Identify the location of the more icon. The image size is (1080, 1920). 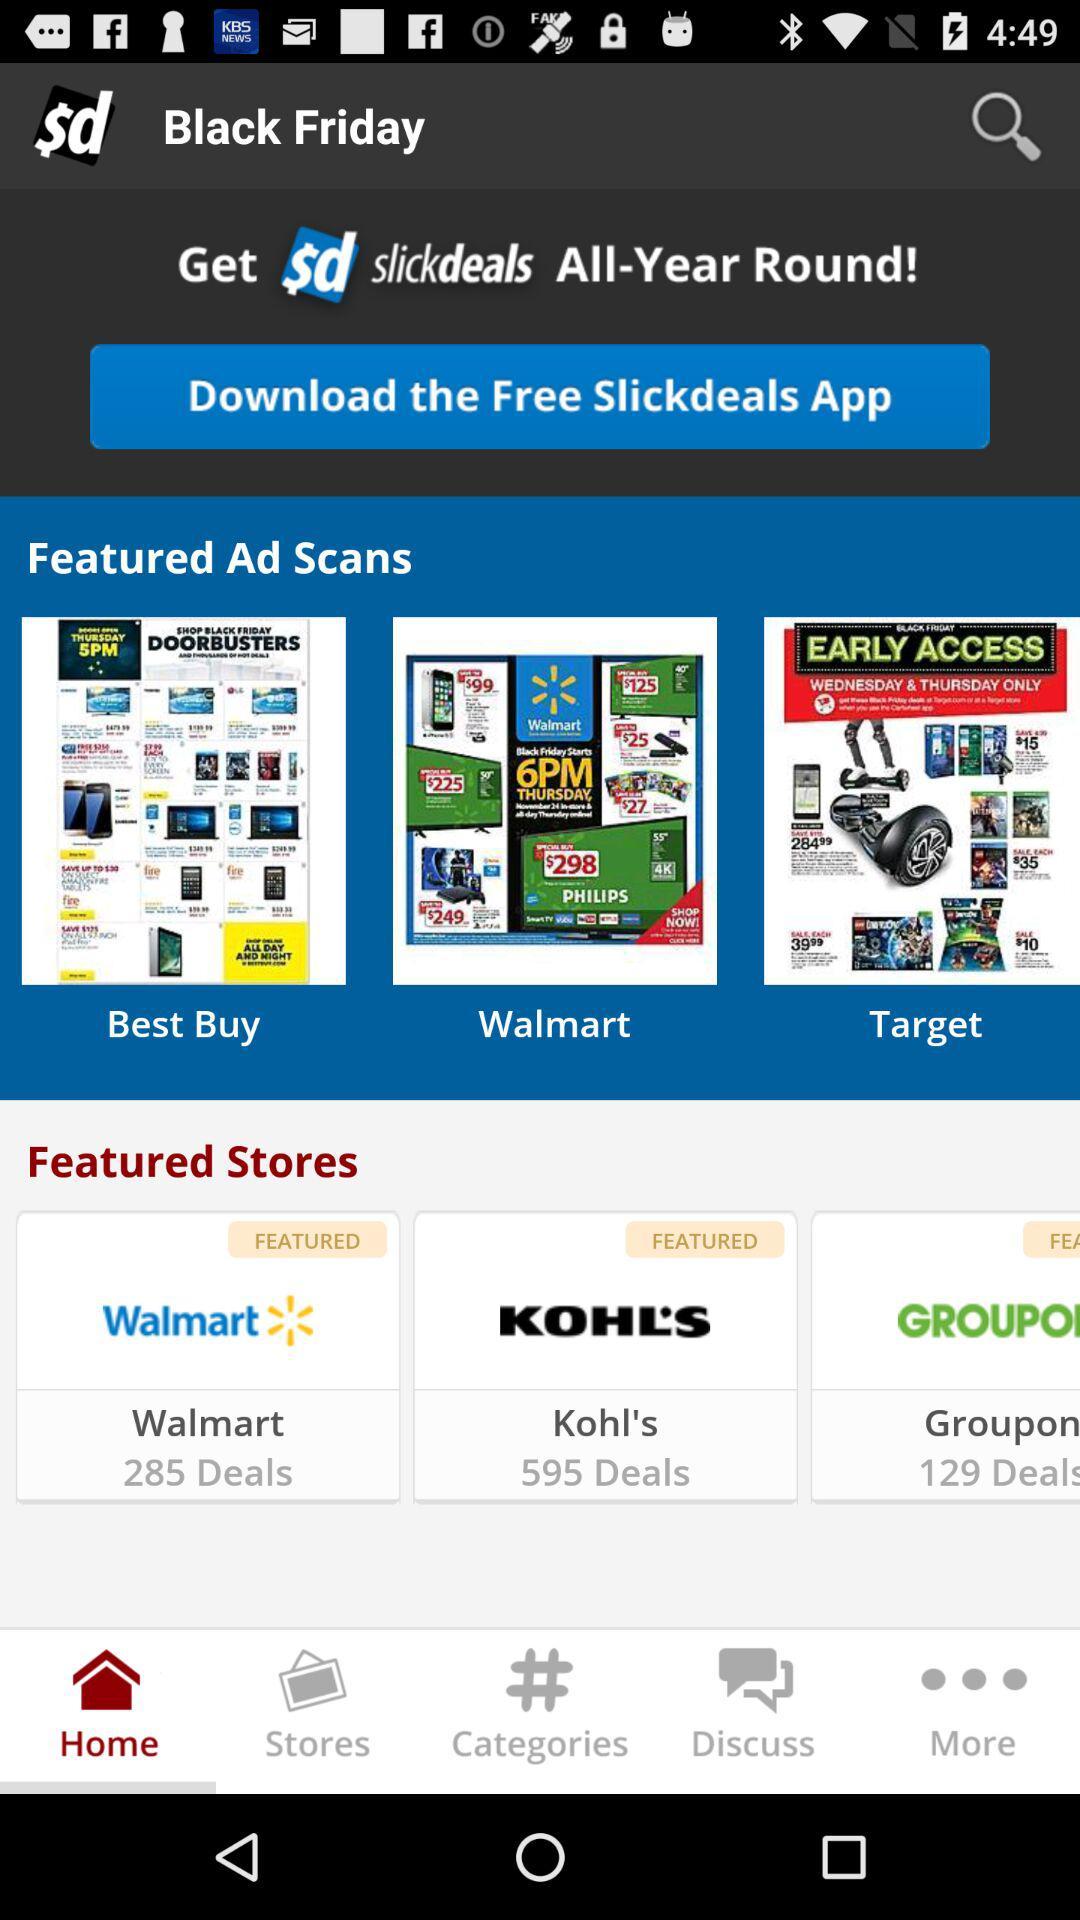
(970, 1836).